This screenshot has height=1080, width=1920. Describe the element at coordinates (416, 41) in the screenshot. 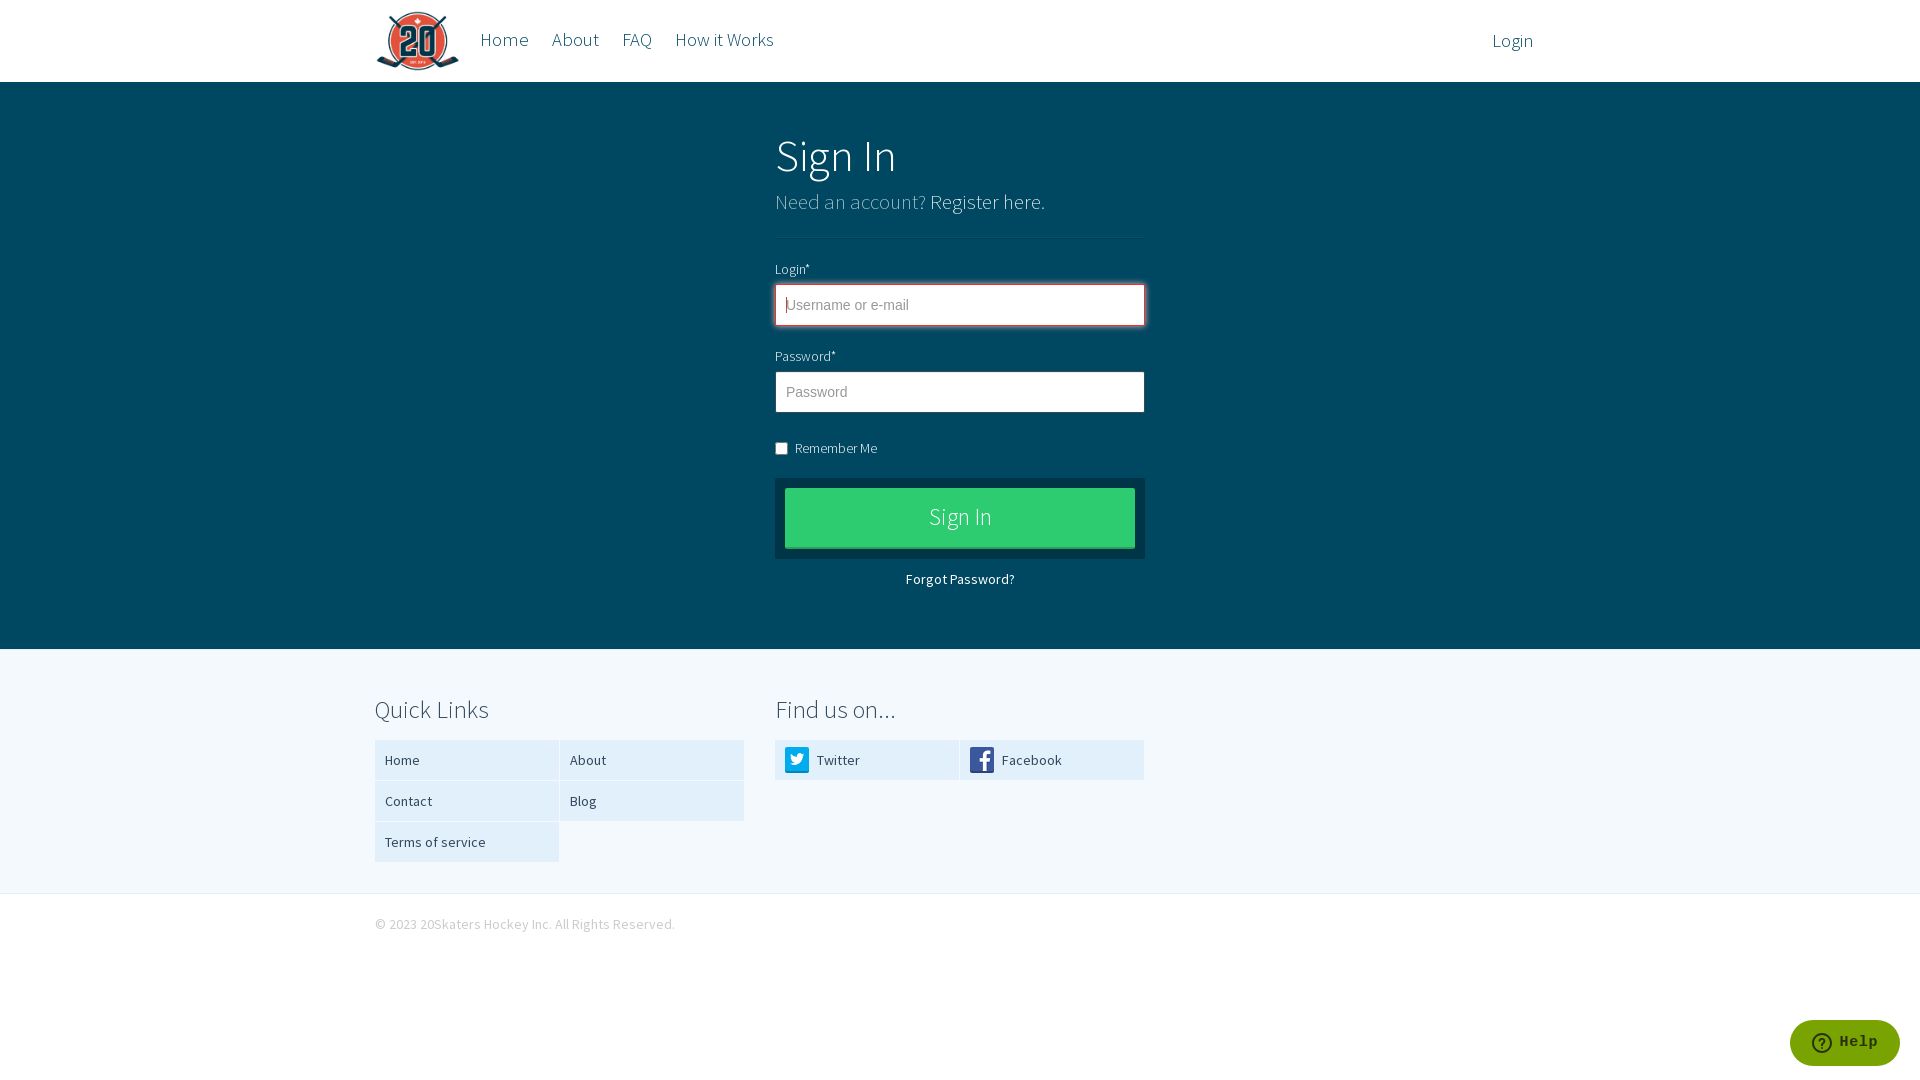

I see `'20Skaters'` at that location.